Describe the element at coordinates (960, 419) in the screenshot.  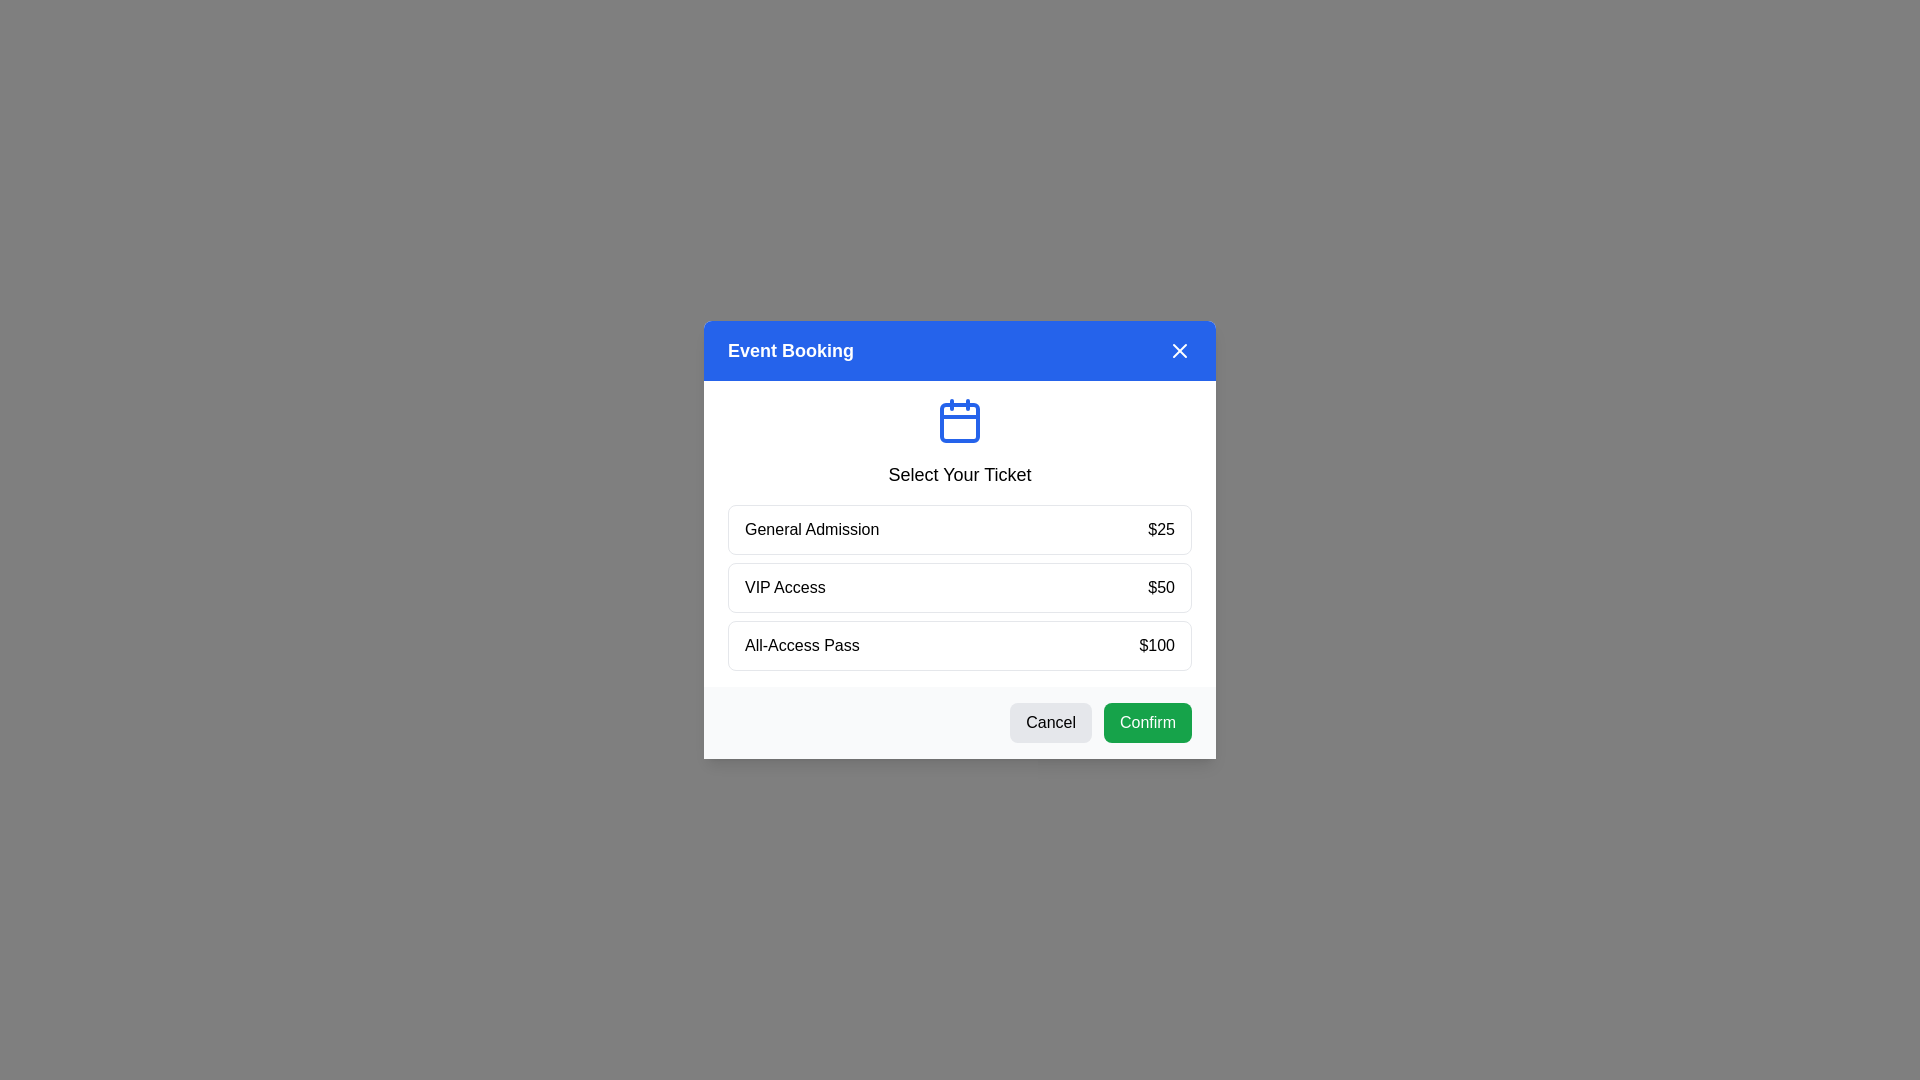
I see `the decorative icon symbolizing scheduling or event selection, located below the 'Event Booking' title and above the 'Select Your Ticket' text in the dialog box` at that location.